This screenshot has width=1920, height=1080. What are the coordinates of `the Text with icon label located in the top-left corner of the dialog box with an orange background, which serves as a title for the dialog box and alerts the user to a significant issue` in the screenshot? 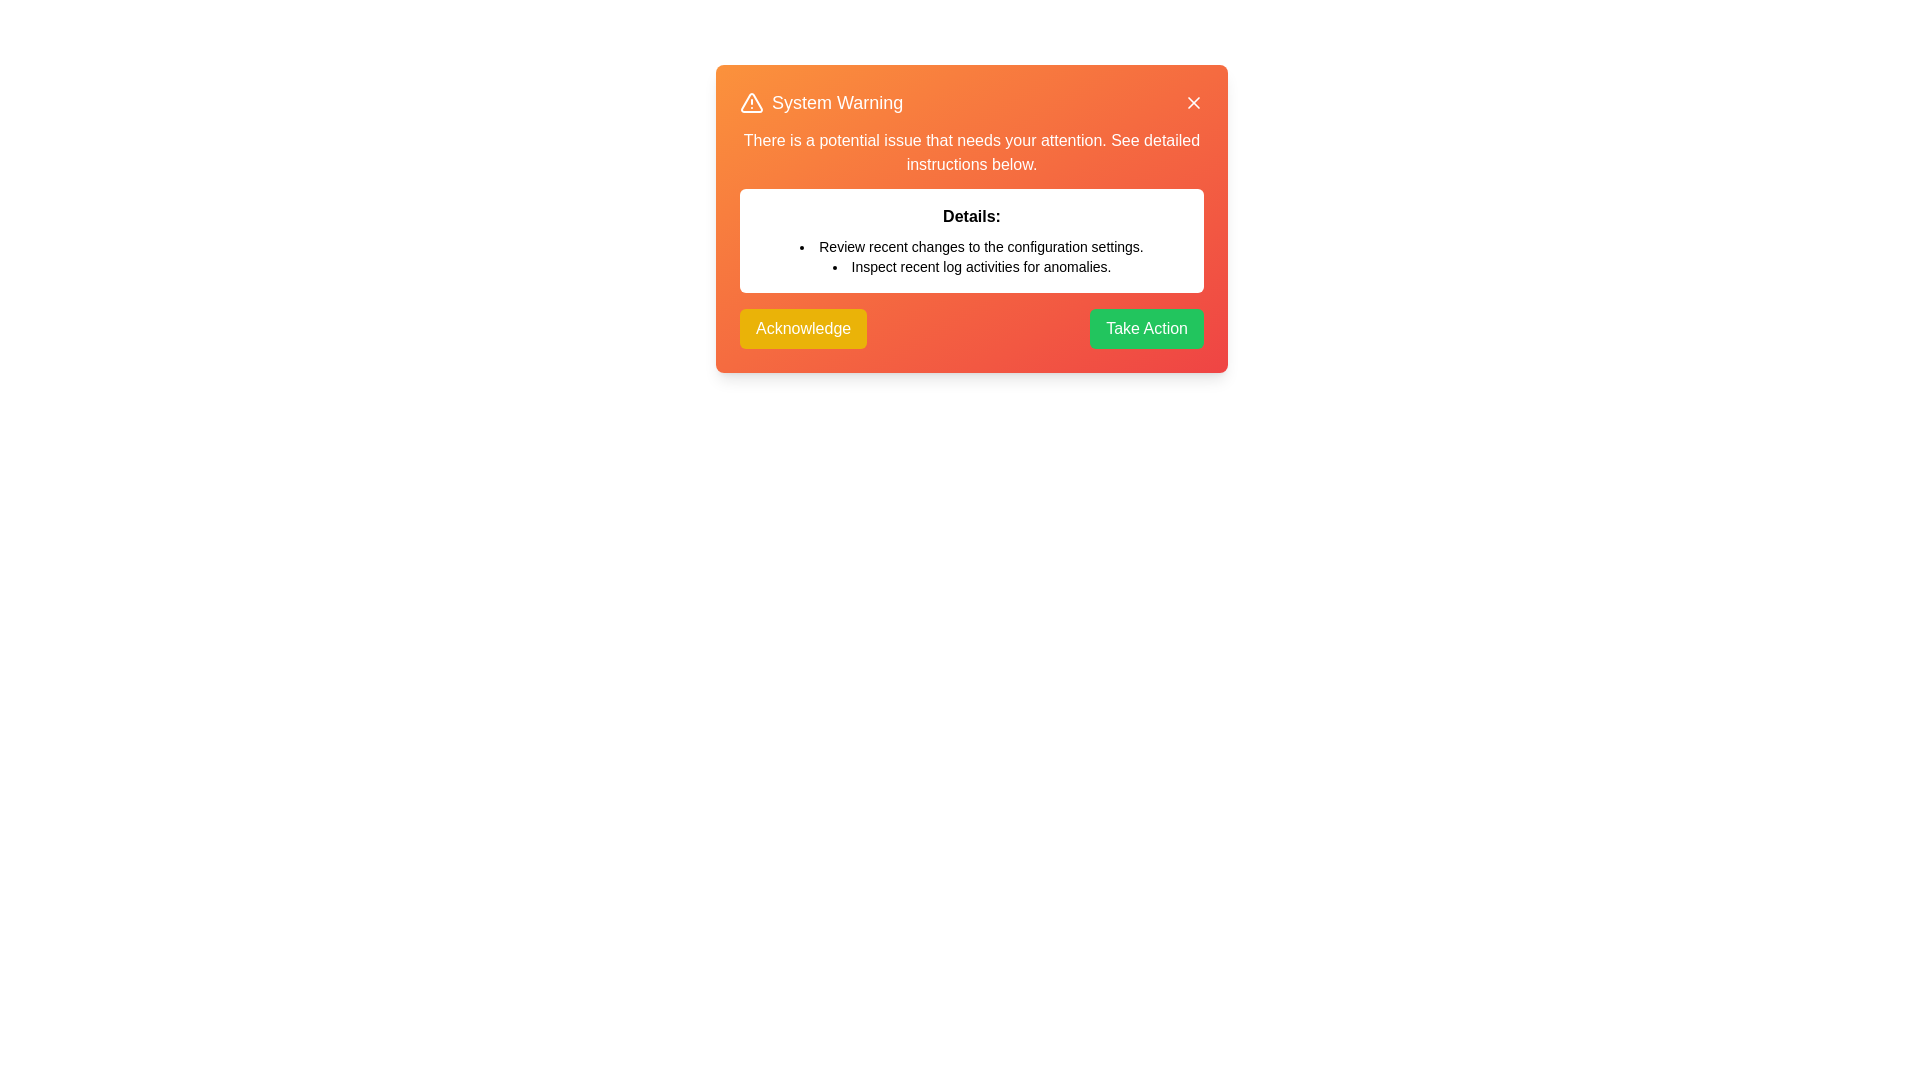 It's located at (821, 103).